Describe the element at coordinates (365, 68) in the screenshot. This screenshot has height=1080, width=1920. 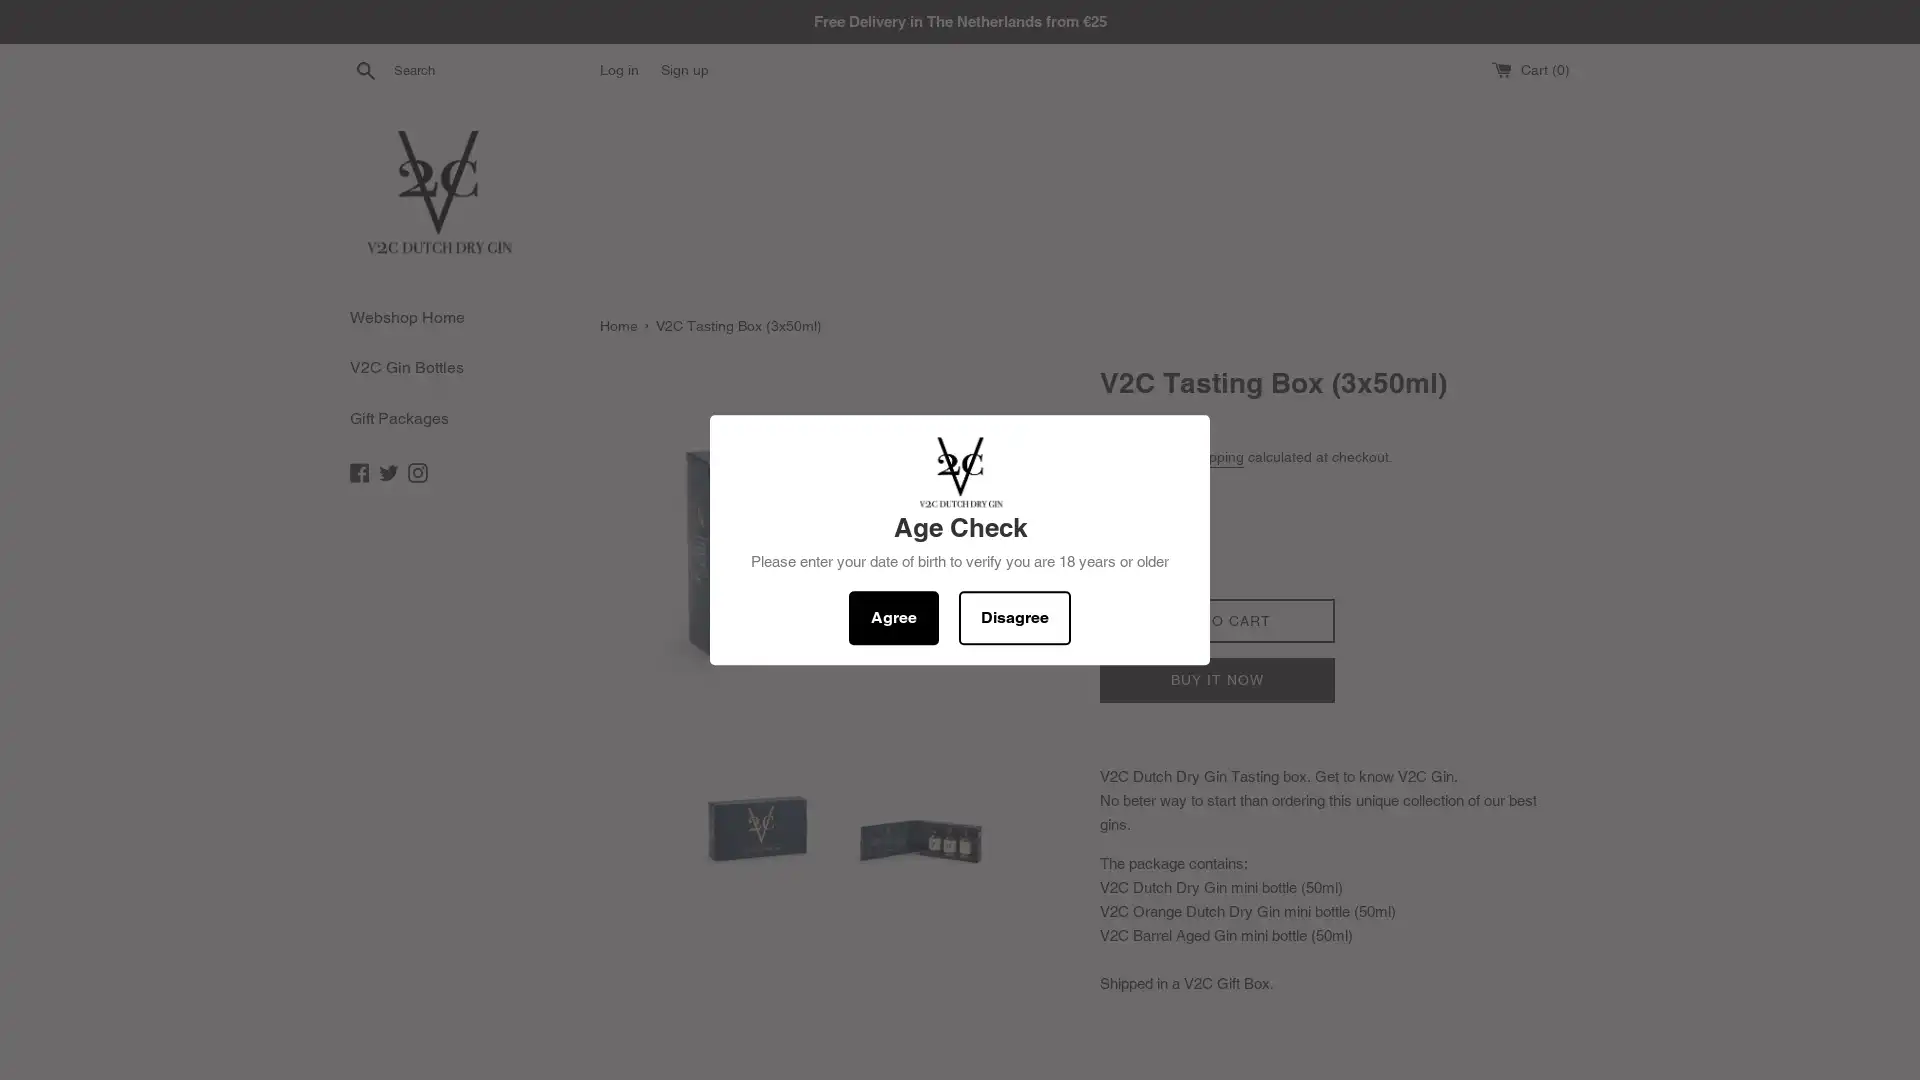
I see `Search` at that location.